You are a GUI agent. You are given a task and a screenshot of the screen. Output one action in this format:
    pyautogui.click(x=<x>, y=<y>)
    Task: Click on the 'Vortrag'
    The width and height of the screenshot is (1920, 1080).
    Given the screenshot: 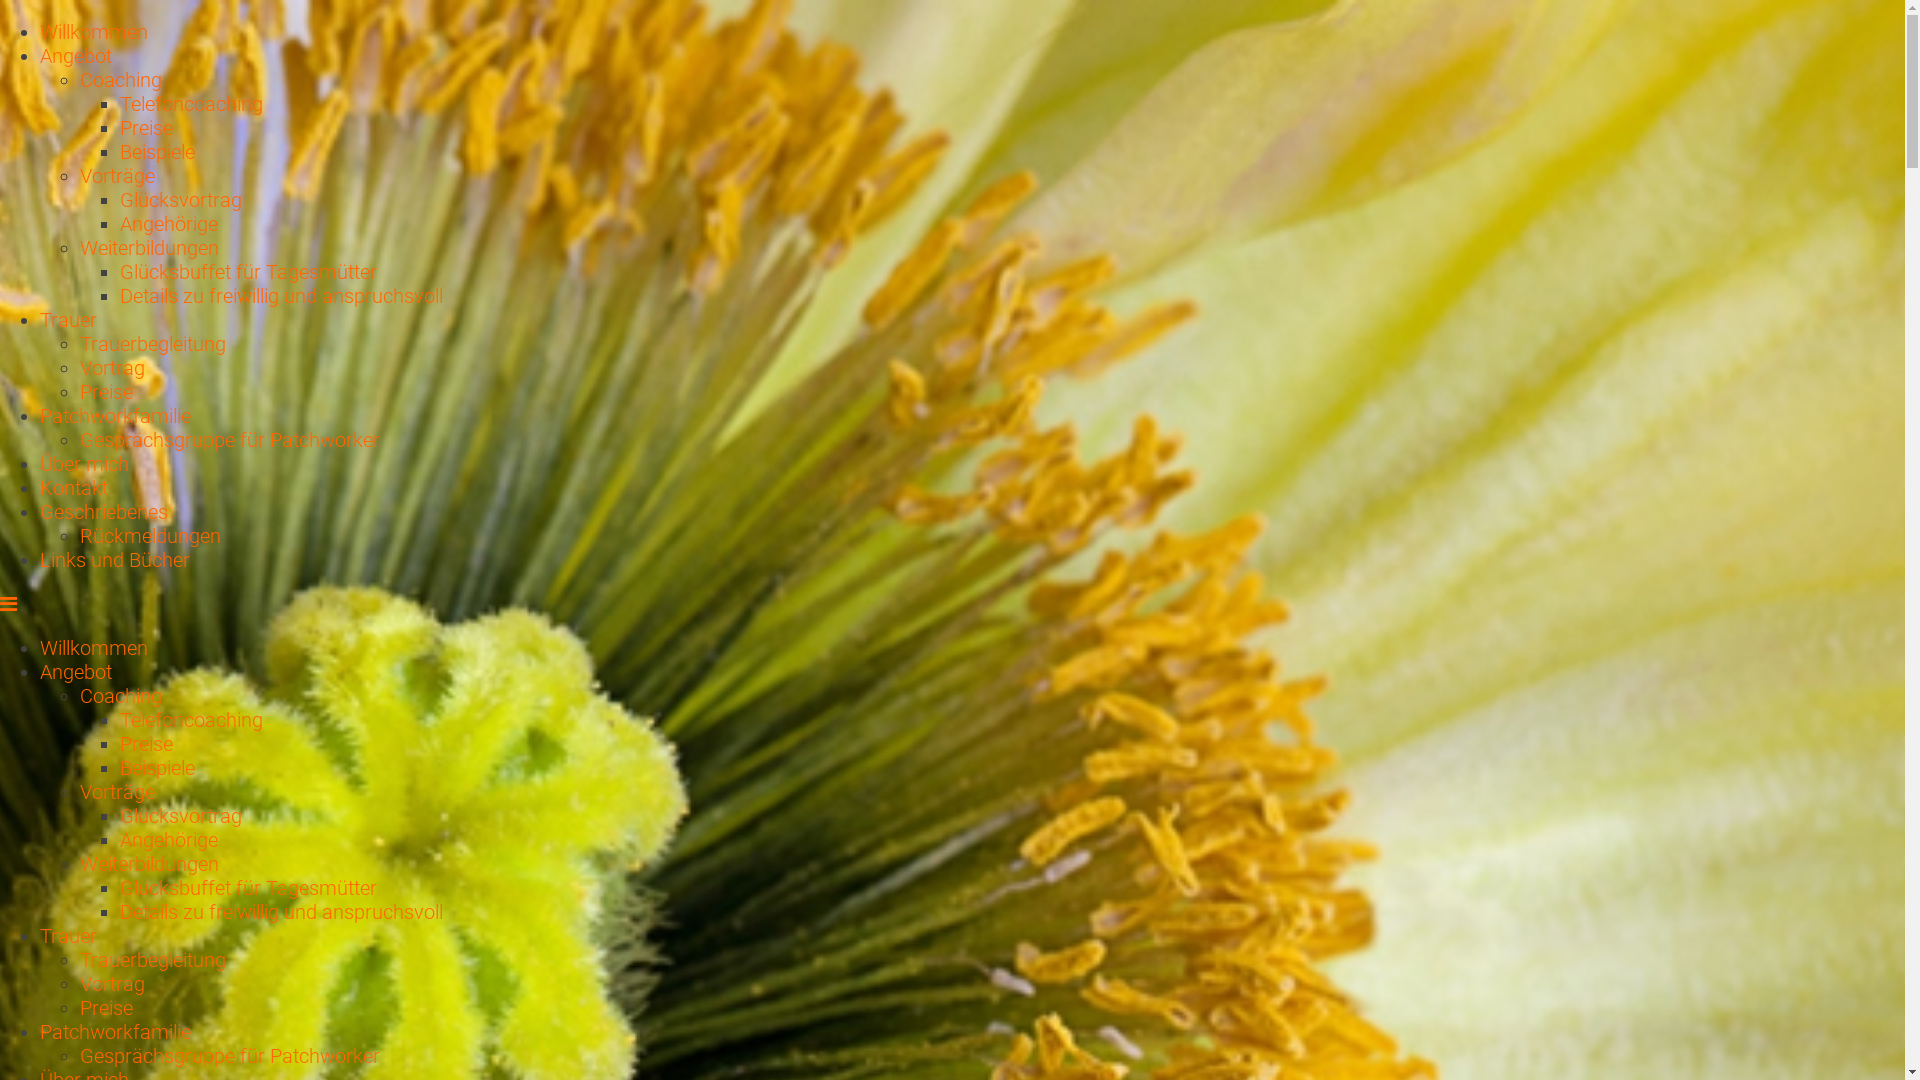 What is the action you would take?
    pyautogui.click(x=80, y=367)
    